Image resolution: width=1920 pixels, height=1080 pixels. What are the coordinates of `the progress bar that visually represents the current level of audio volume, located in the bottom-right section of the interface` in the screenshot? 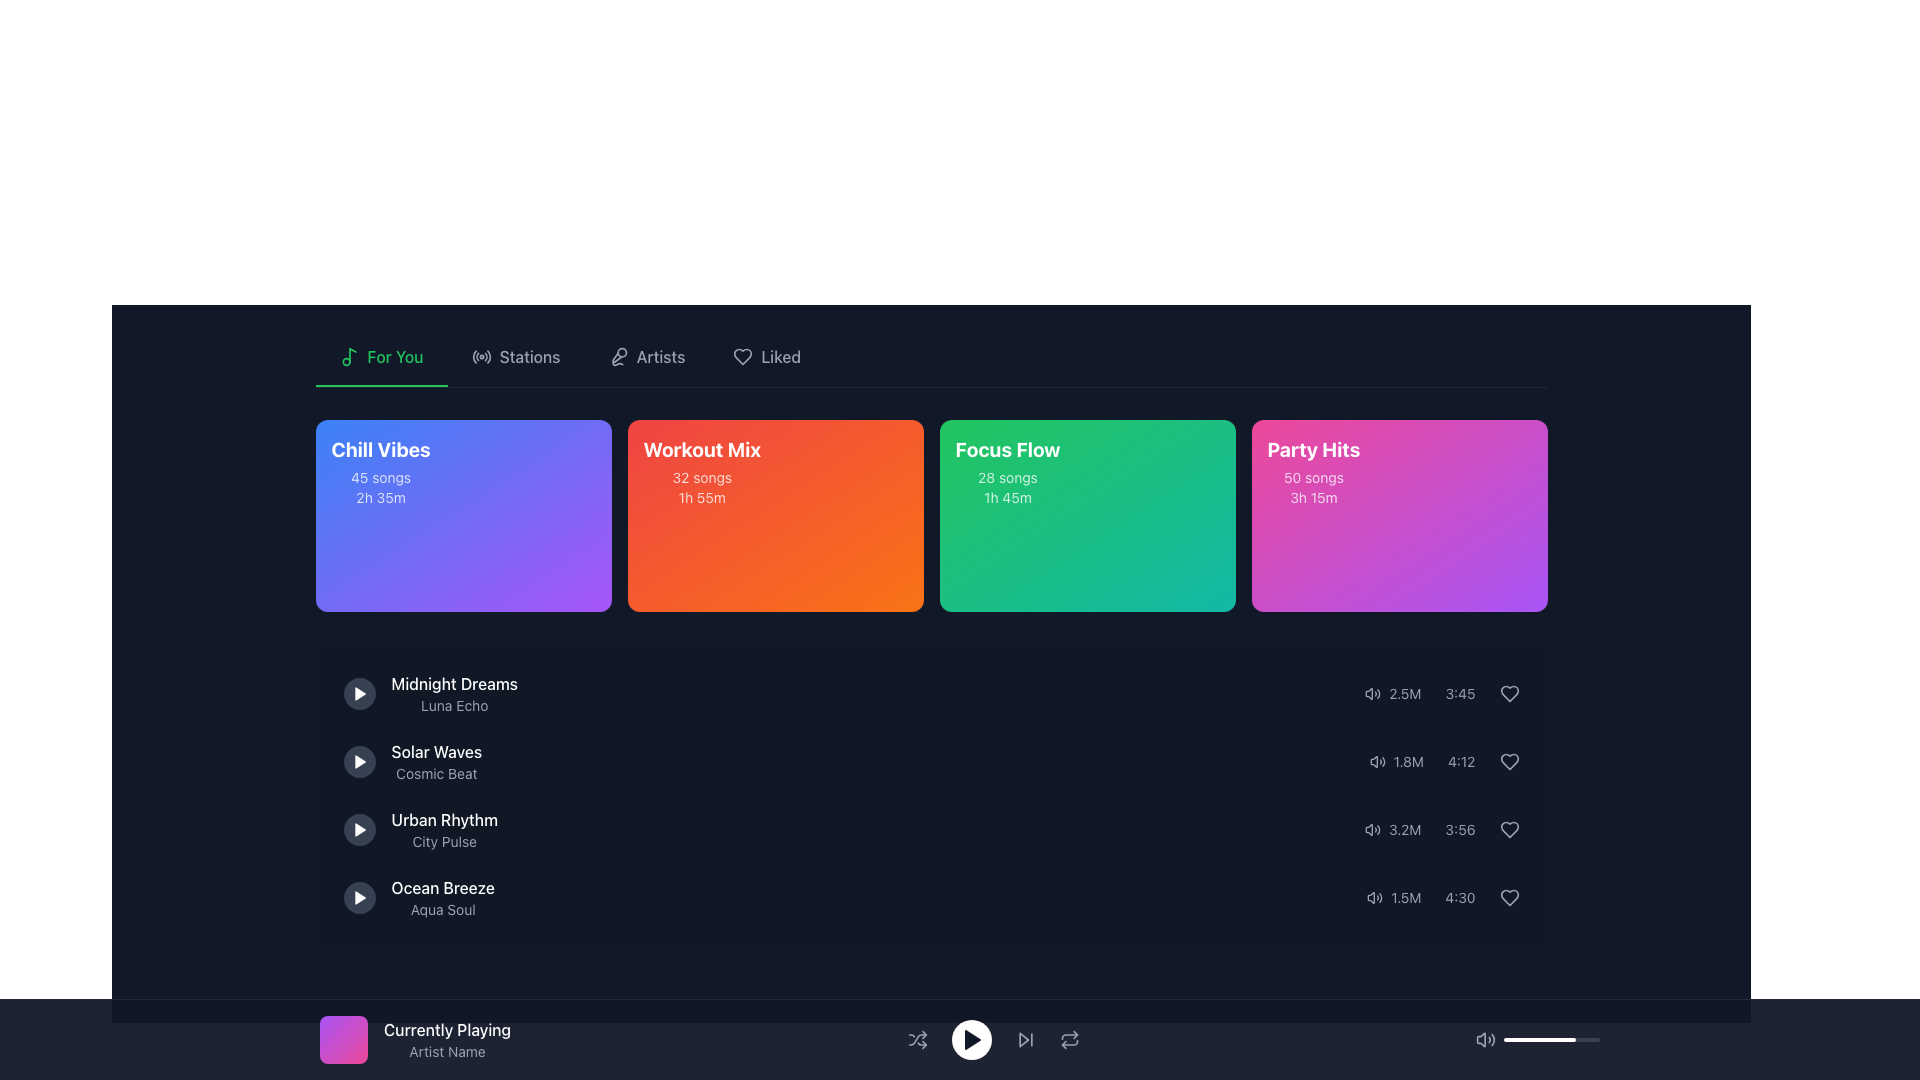 It's located at (1550, 1039).